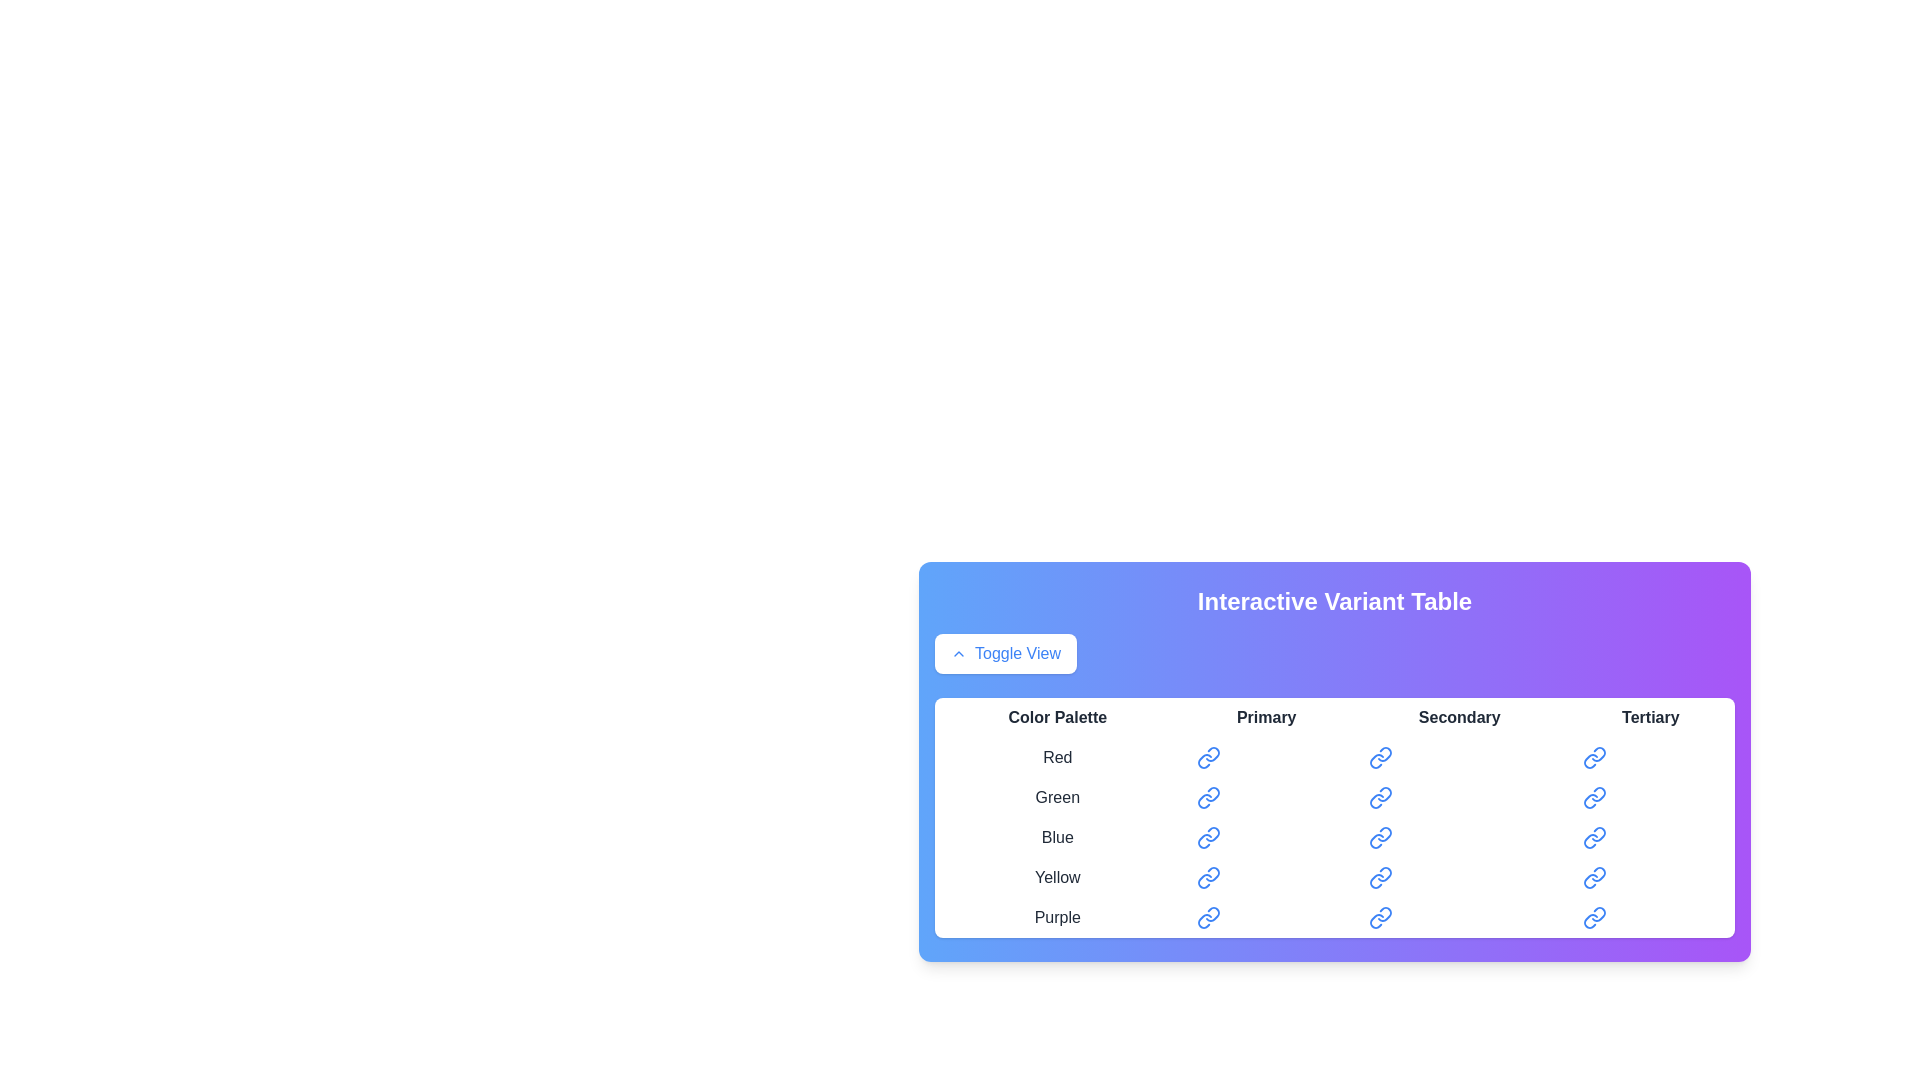 The height and width of the screenshot is (1080, 1920). What do you see at coordinates (1593, 918) in the screenshot?
I see `the blue link-style button with a chain icon located in the third column labeled 'Tertiary' and the fifth row associated with 'Purple' in the 'Interactive Variant Table'` at bounding box center [1593, 918].